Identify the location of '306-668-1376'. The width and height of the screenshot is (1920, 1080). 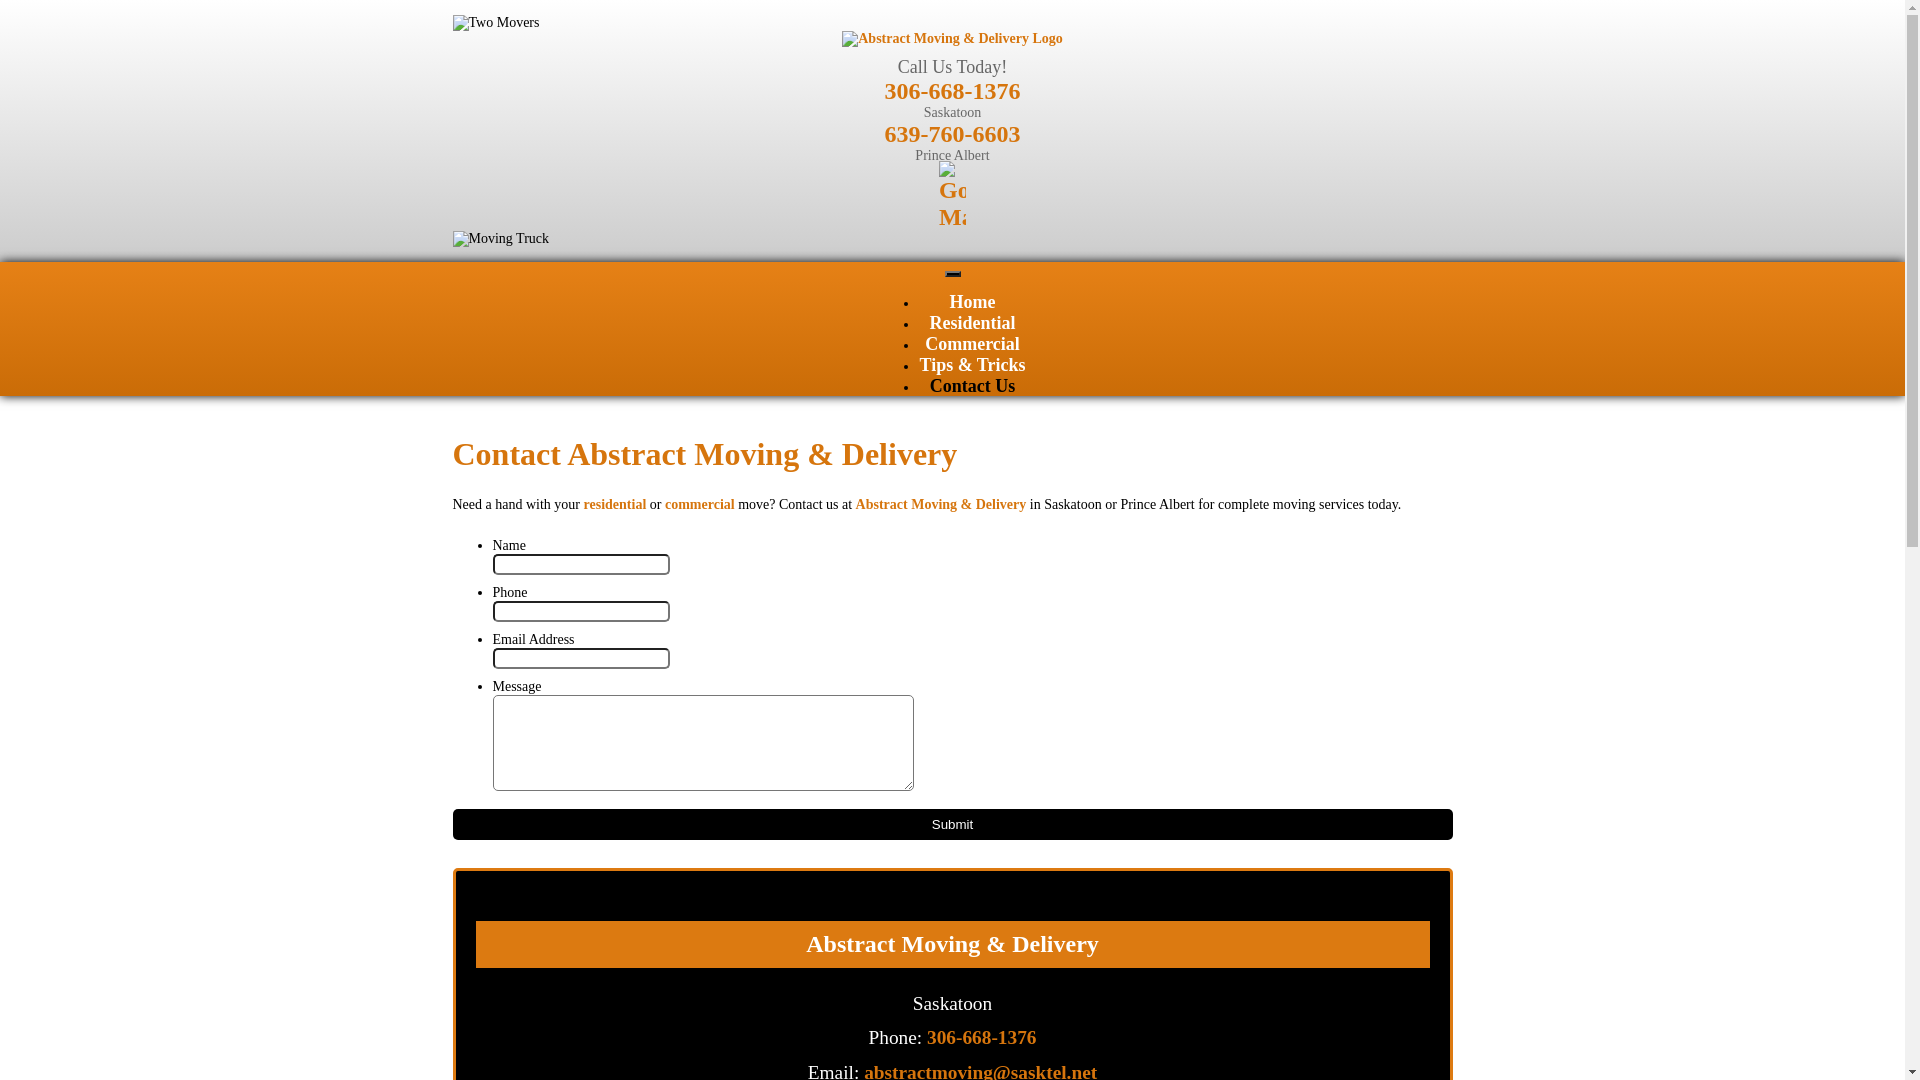
(981, 1036).